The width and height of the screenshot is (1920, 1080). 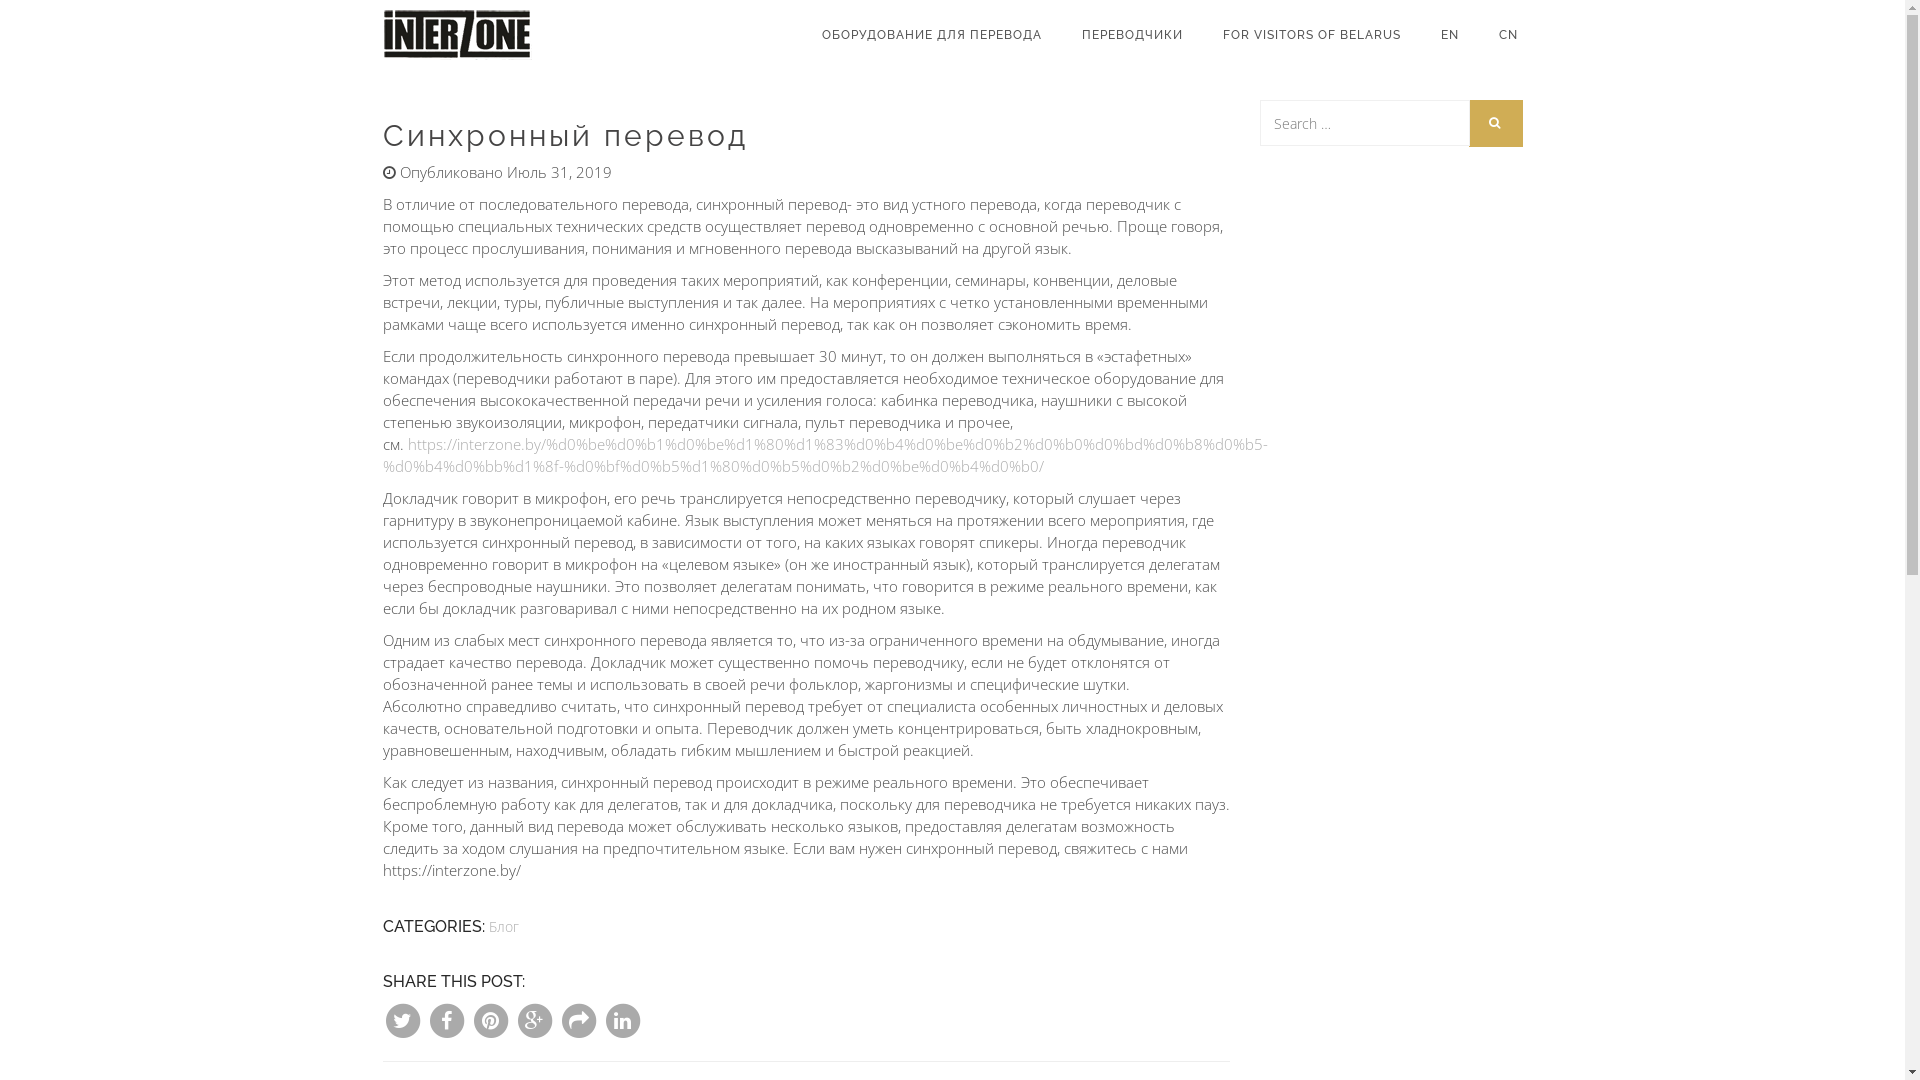 I want to click on 'FOR VISITORS OF BELARUS', so click(x=1310, y=34).